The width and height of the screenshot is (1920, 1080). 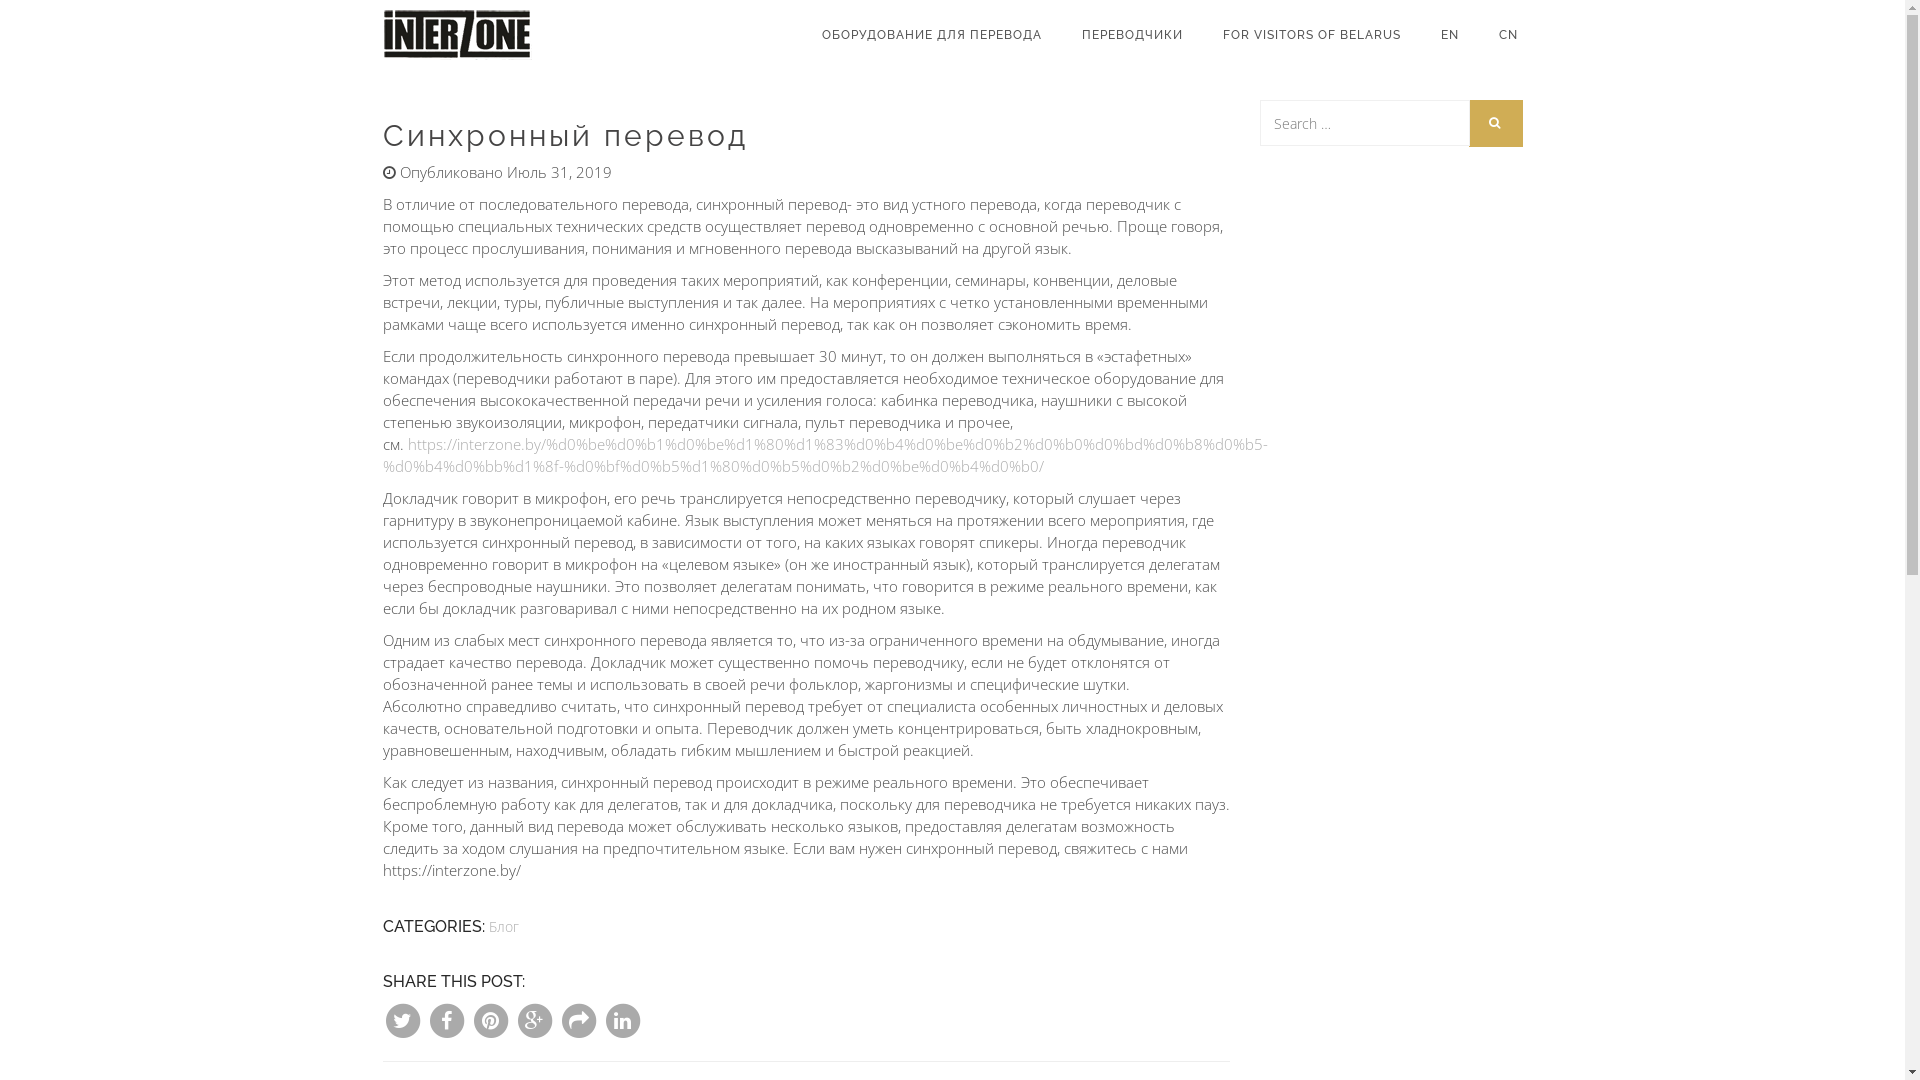 I want to click on 'FOR VISITORS OF BELARUS', so click(x=1310, y=34).